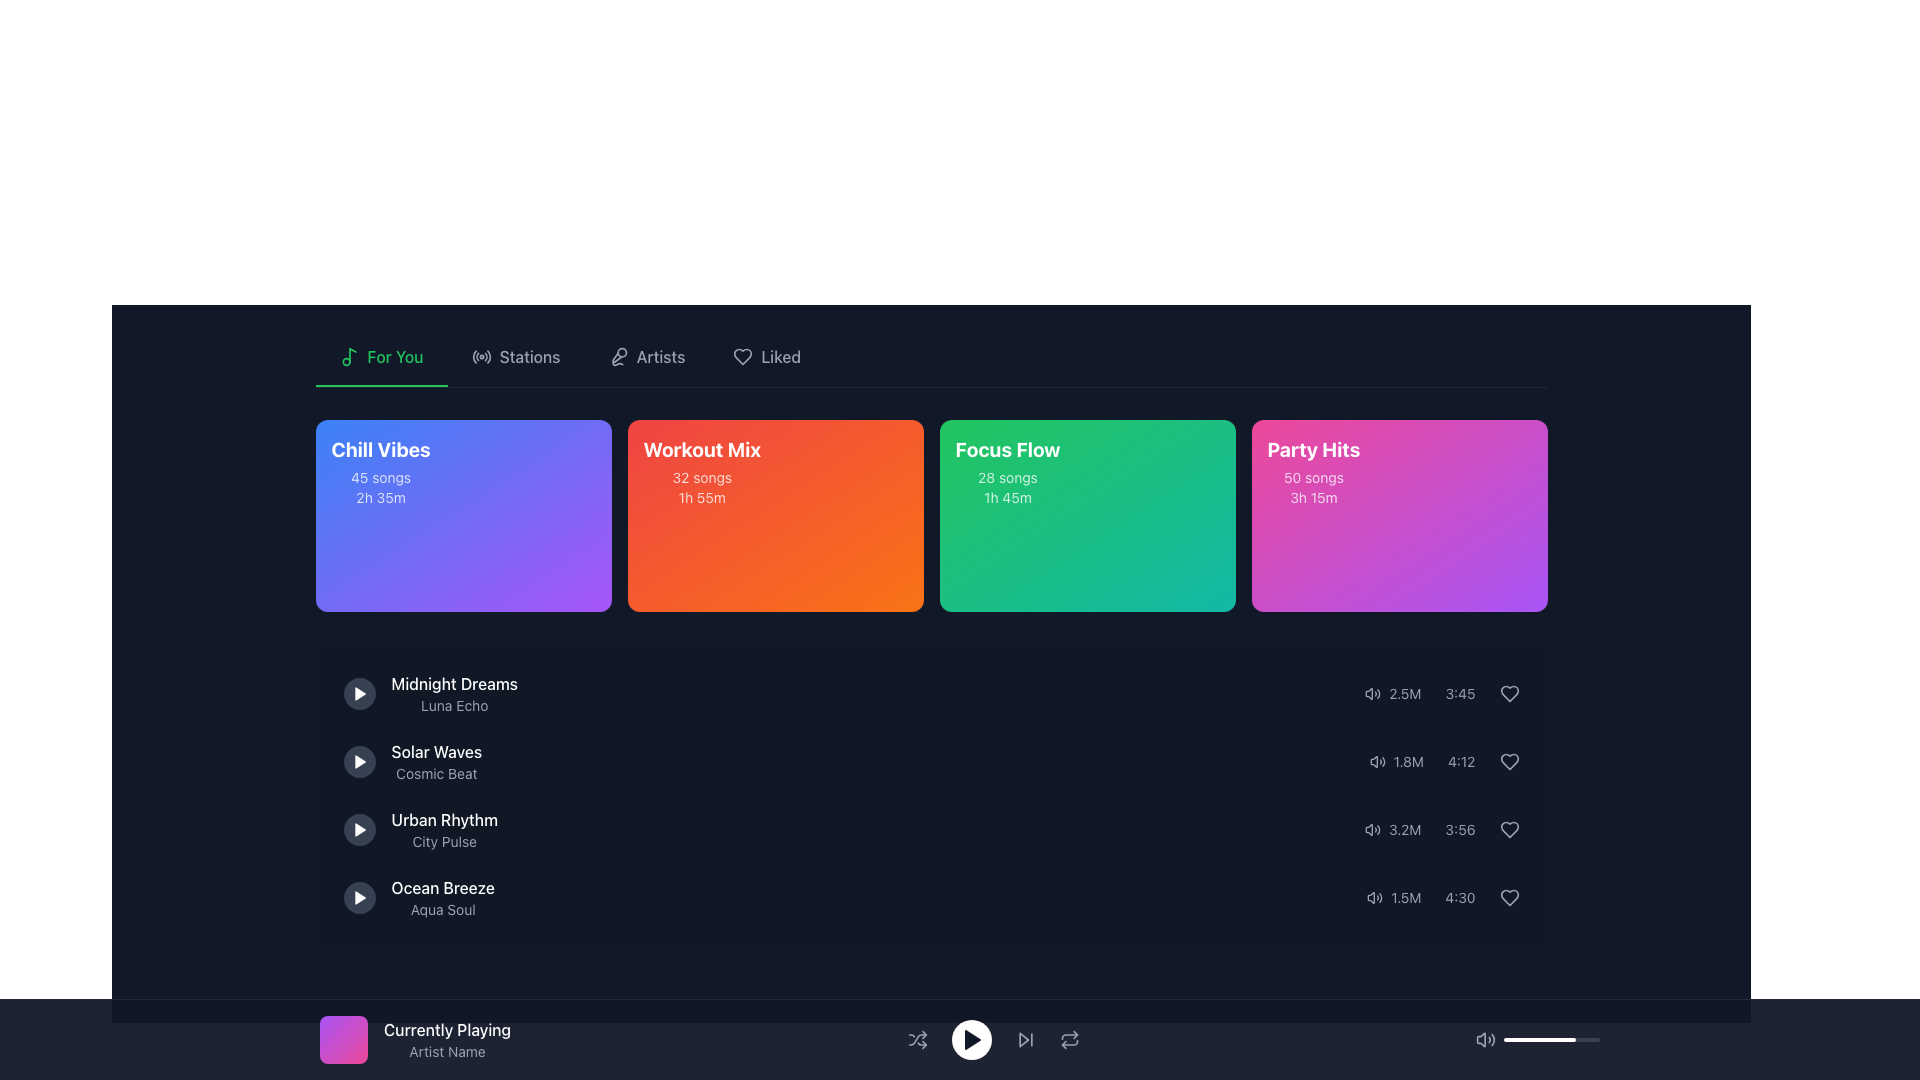 The height and width of the screenshot is (1080, 1920). I want to click on the slider, so click(1512, 1039).